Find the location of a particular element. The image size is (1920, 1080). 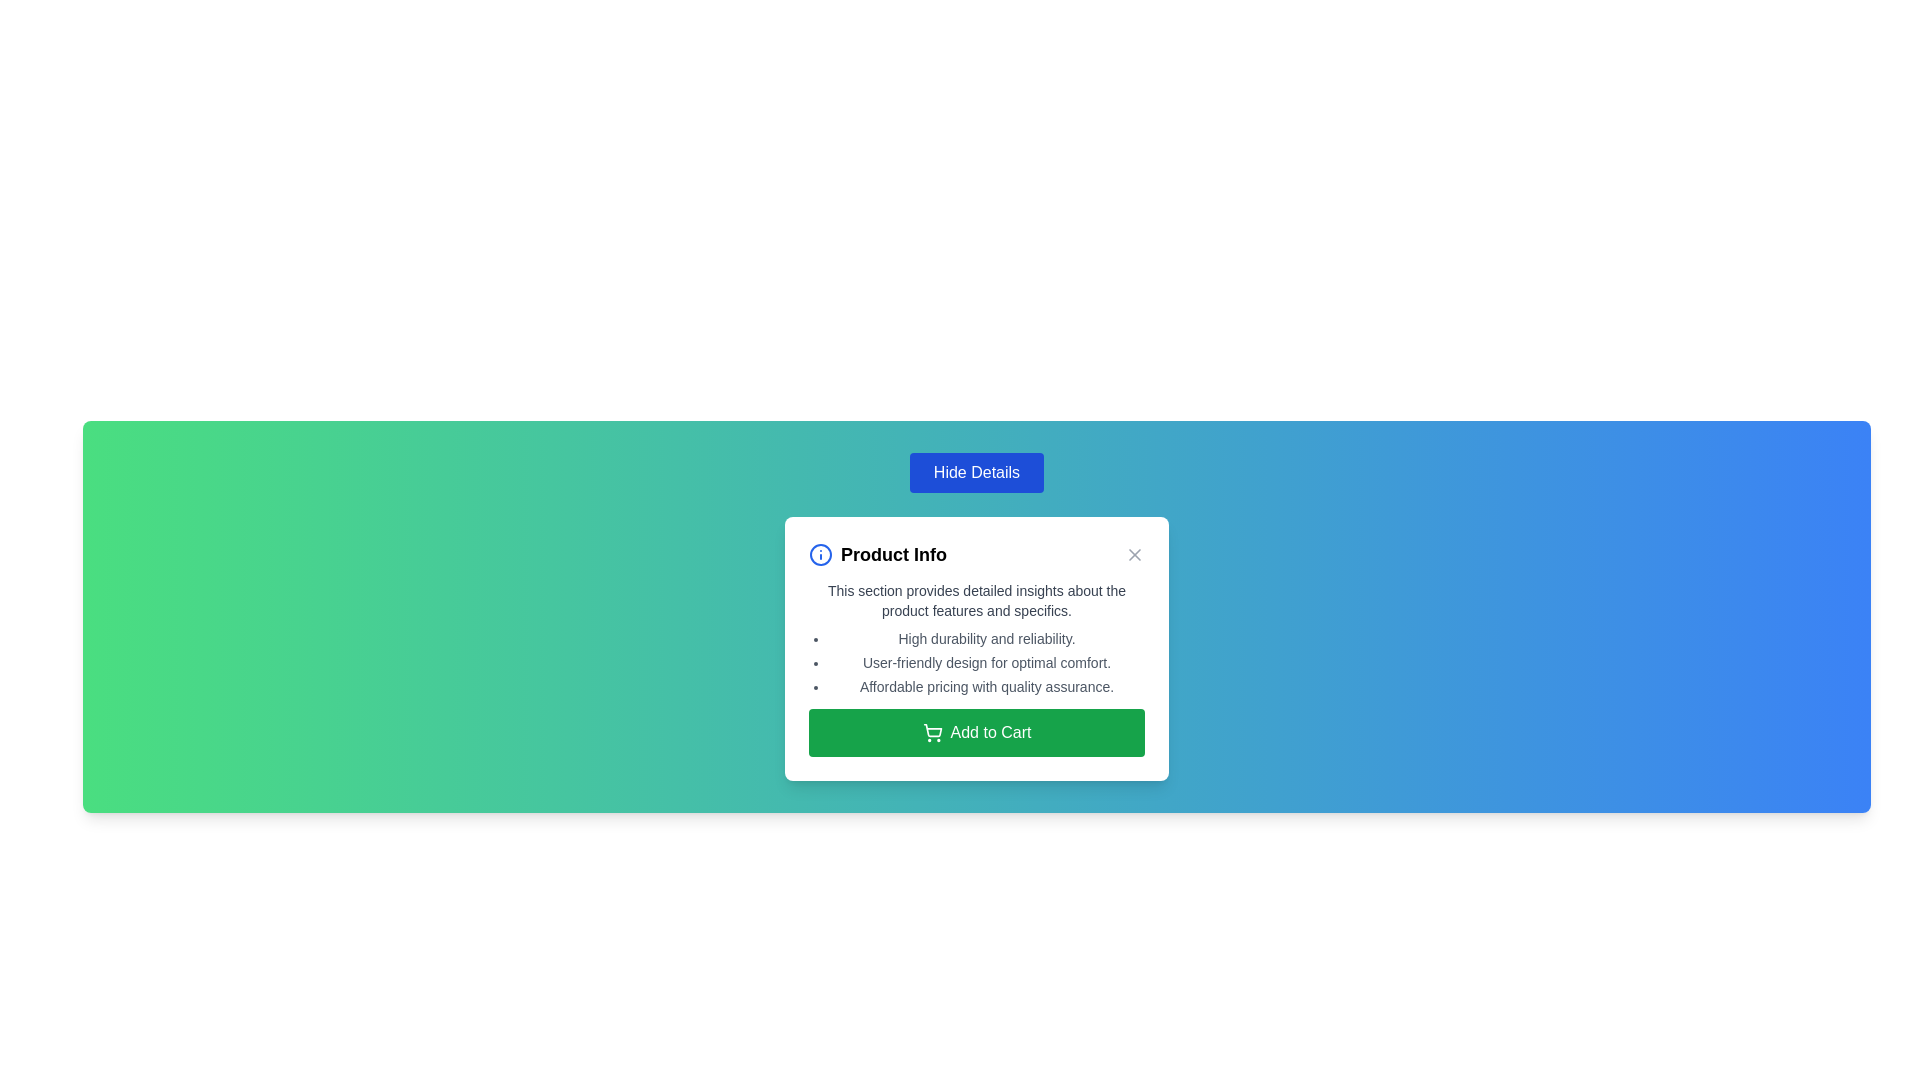

the small, square-shaped 'X' button in the top-right corner of the 'Product Info' section is located at coordinates (1134, 555).